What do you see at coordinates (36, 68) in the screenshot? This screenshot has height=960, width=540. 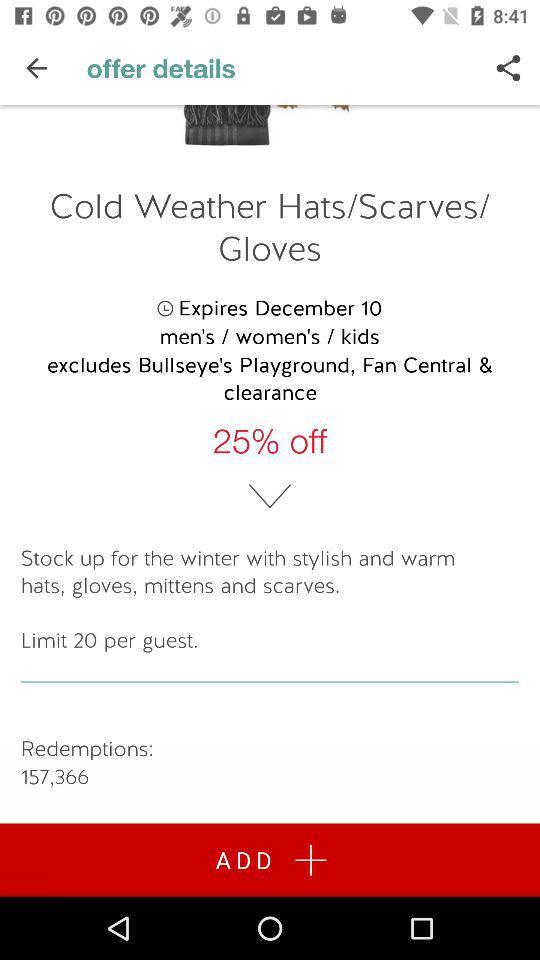 I see `the item above cold weather hats` at bounding box center [36, 68].